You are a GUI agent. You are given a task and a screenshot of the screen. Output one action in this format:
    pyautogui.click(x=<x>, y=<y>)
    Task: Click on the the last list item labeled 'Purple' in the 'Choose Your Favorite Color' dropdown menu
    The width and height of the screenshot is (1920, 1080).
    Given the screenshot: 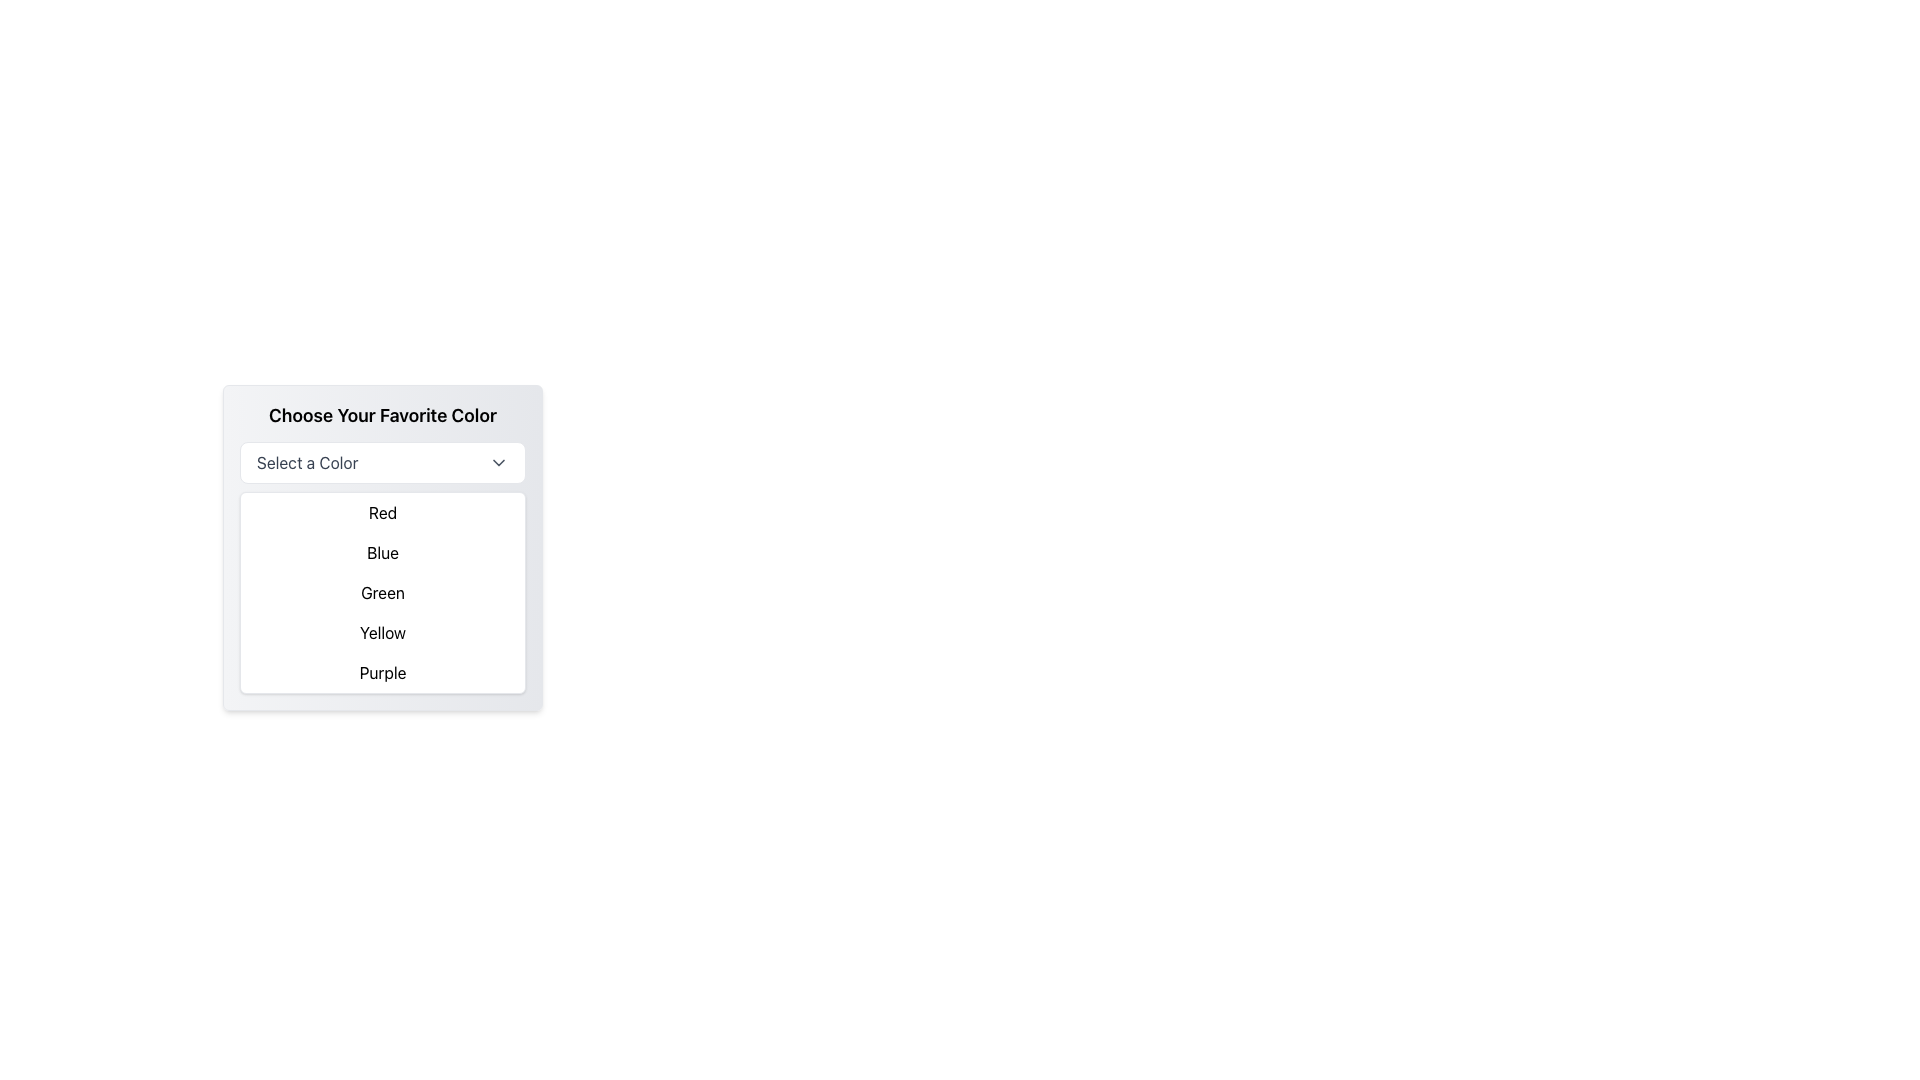 What is the action you would take?
    pyautogui.click(x=383, y=672)
    